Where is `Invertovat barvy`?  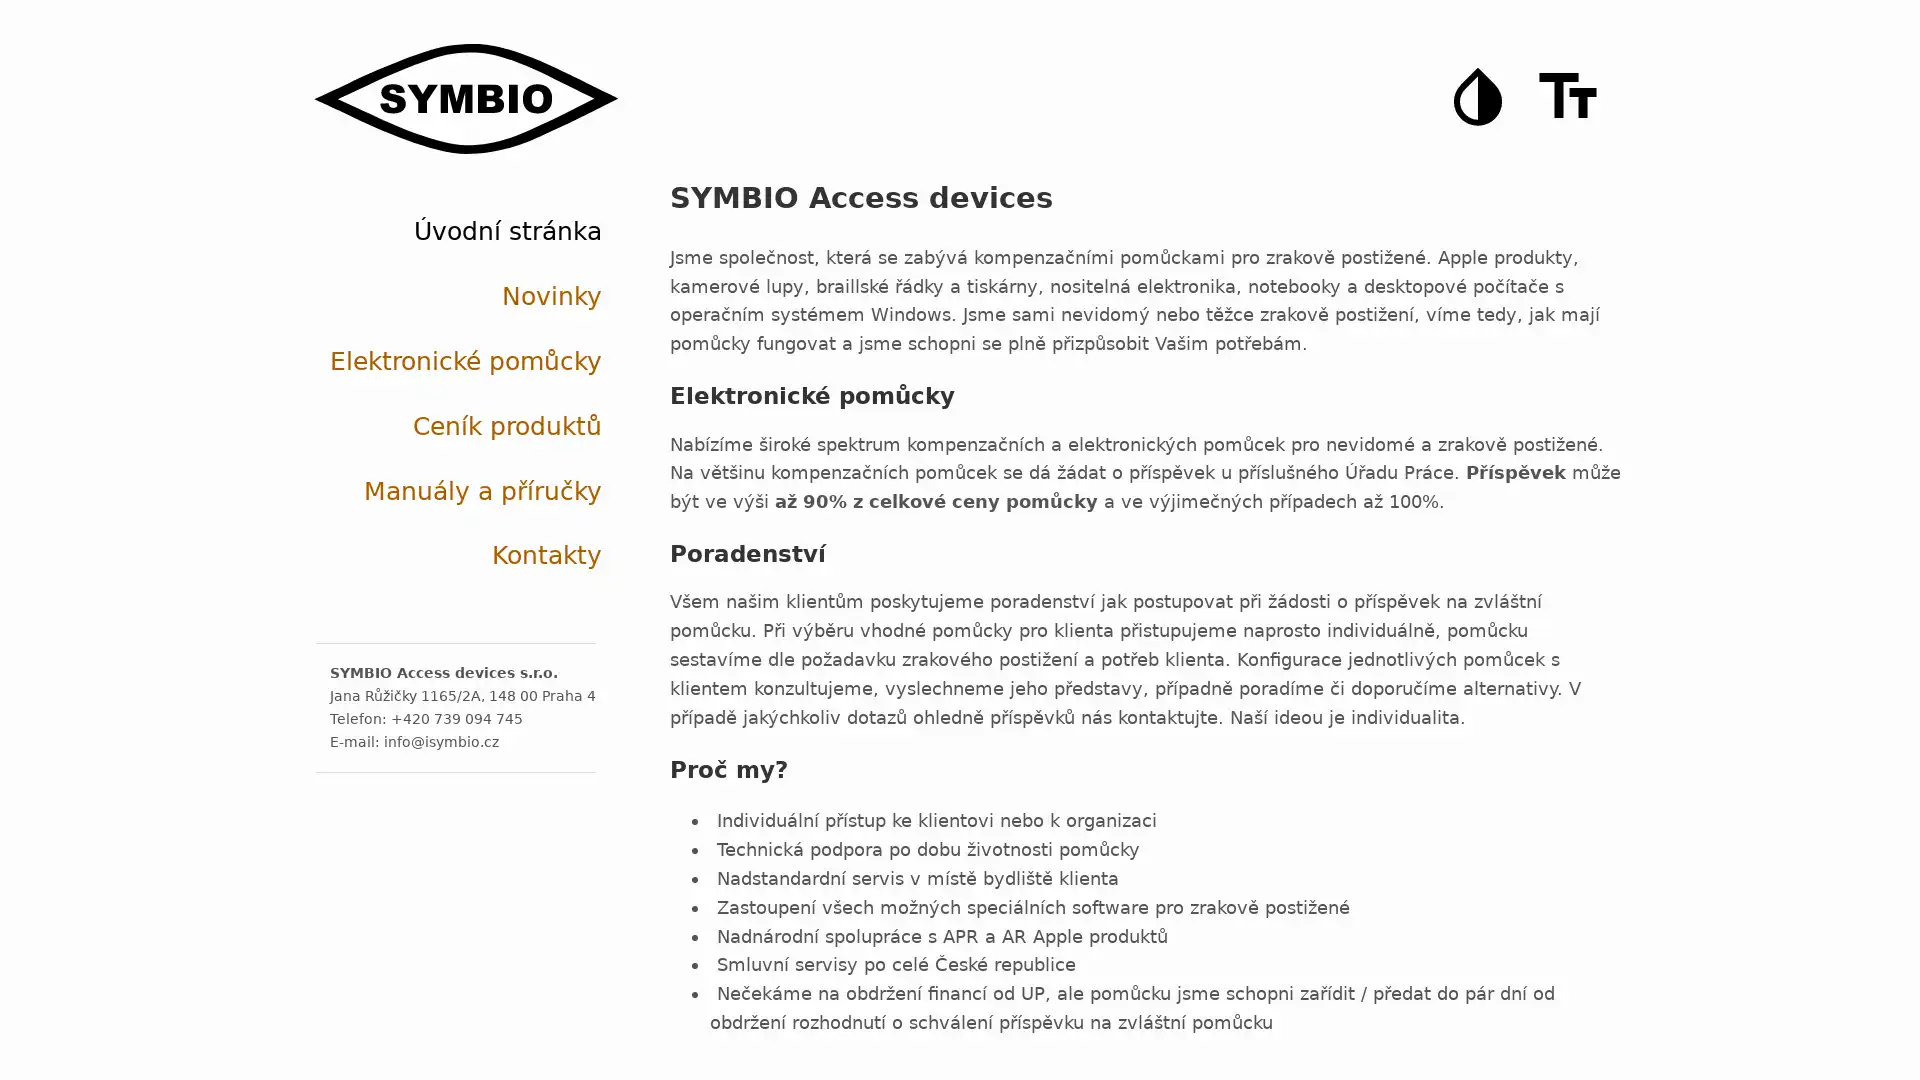
Invertovat barvy is located at coordinates (1478, 96).